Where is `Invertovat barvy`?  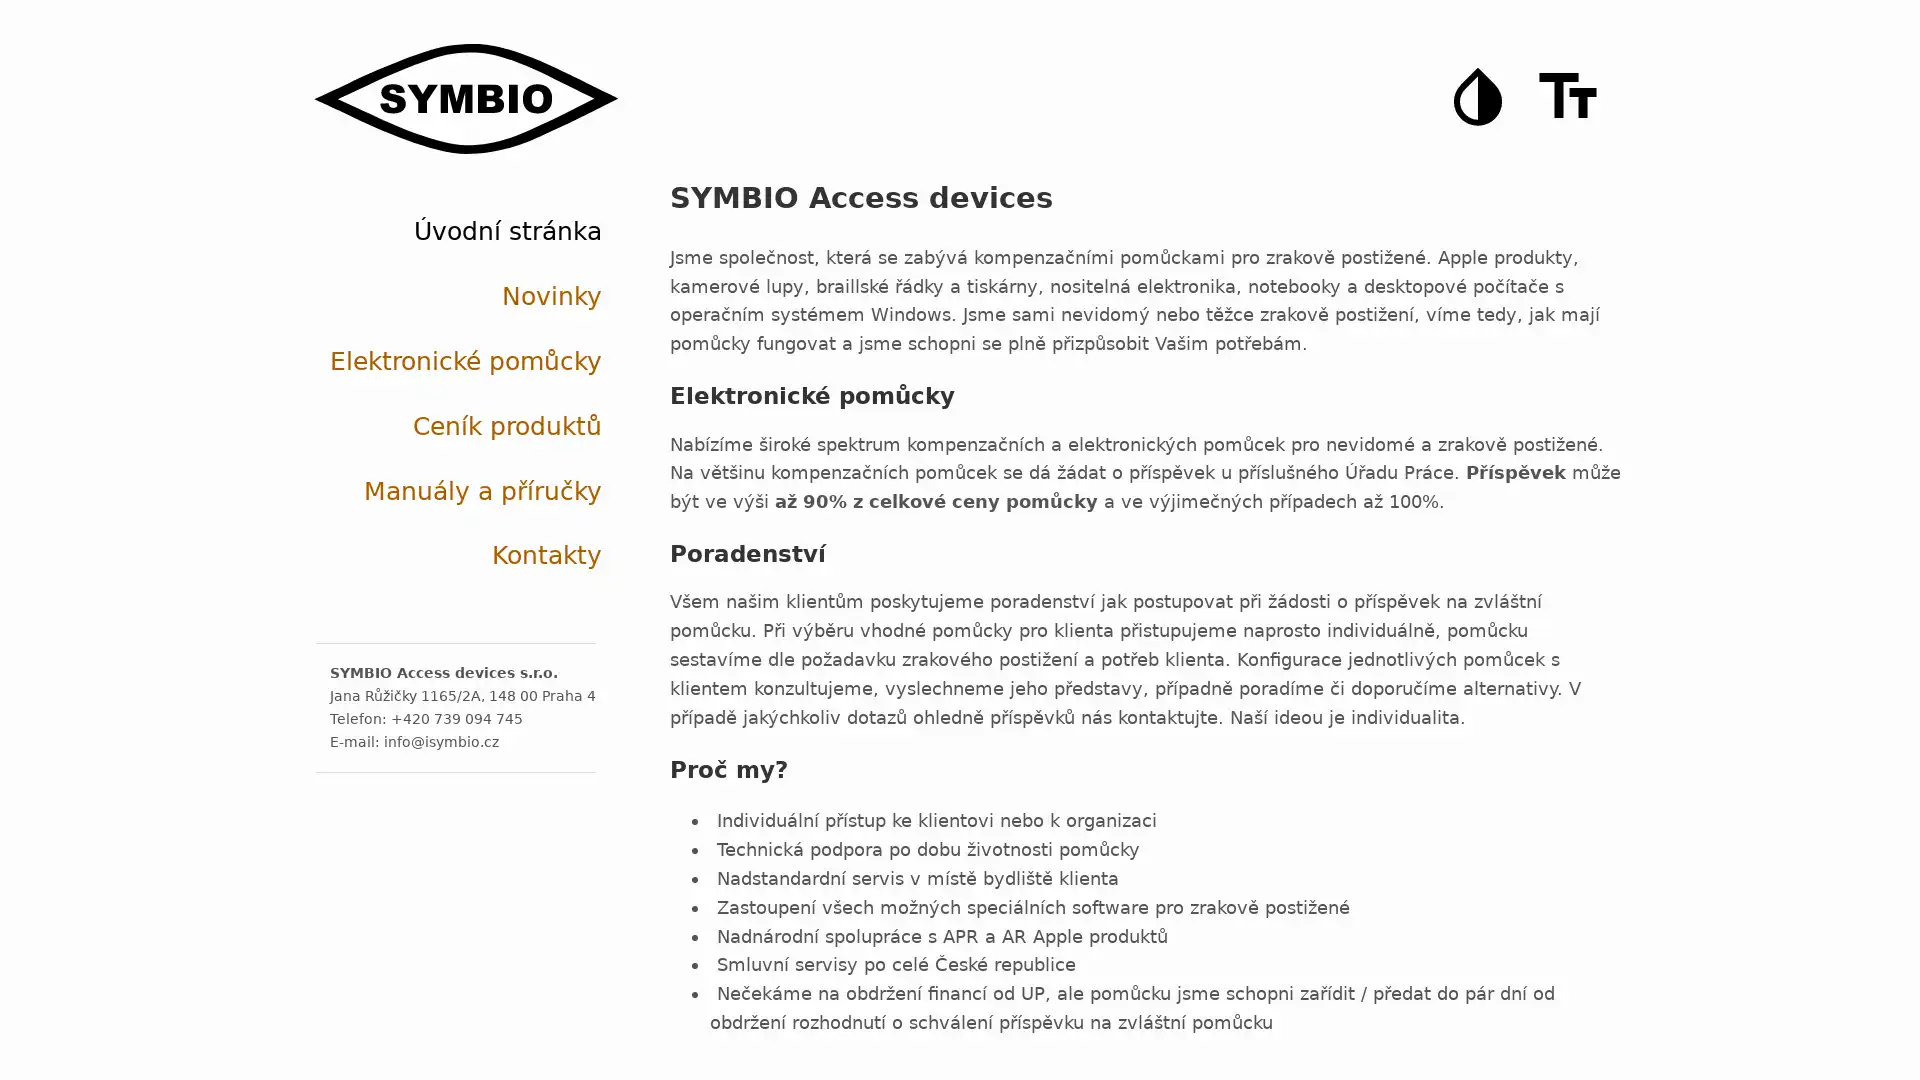
Invertovat barvy is located at coordinates (1478, 96).